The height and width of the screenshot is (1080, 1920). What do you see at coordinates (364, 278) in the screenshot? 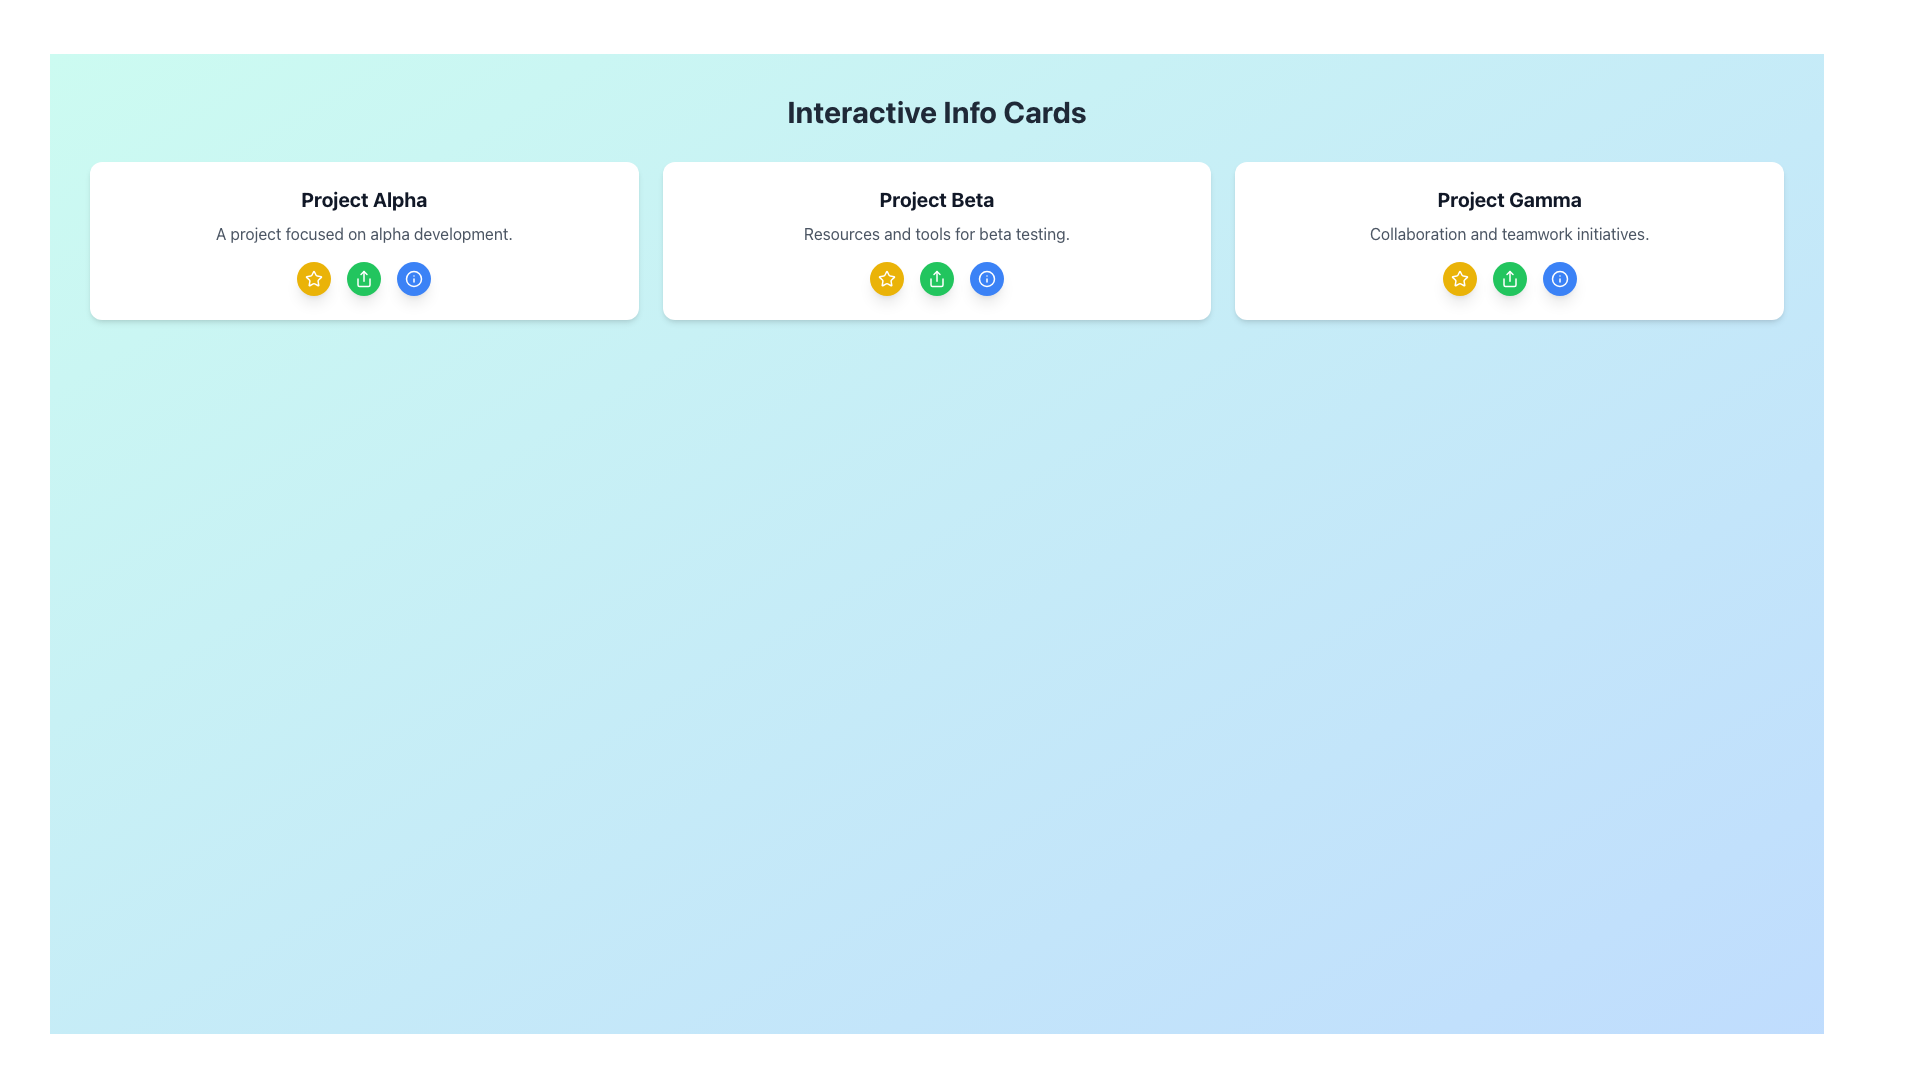
I see `the green circular icon with a white upward arrow located centrally in the bottom row of the 'Project Alpha' card` at bounding box center [364, 278].